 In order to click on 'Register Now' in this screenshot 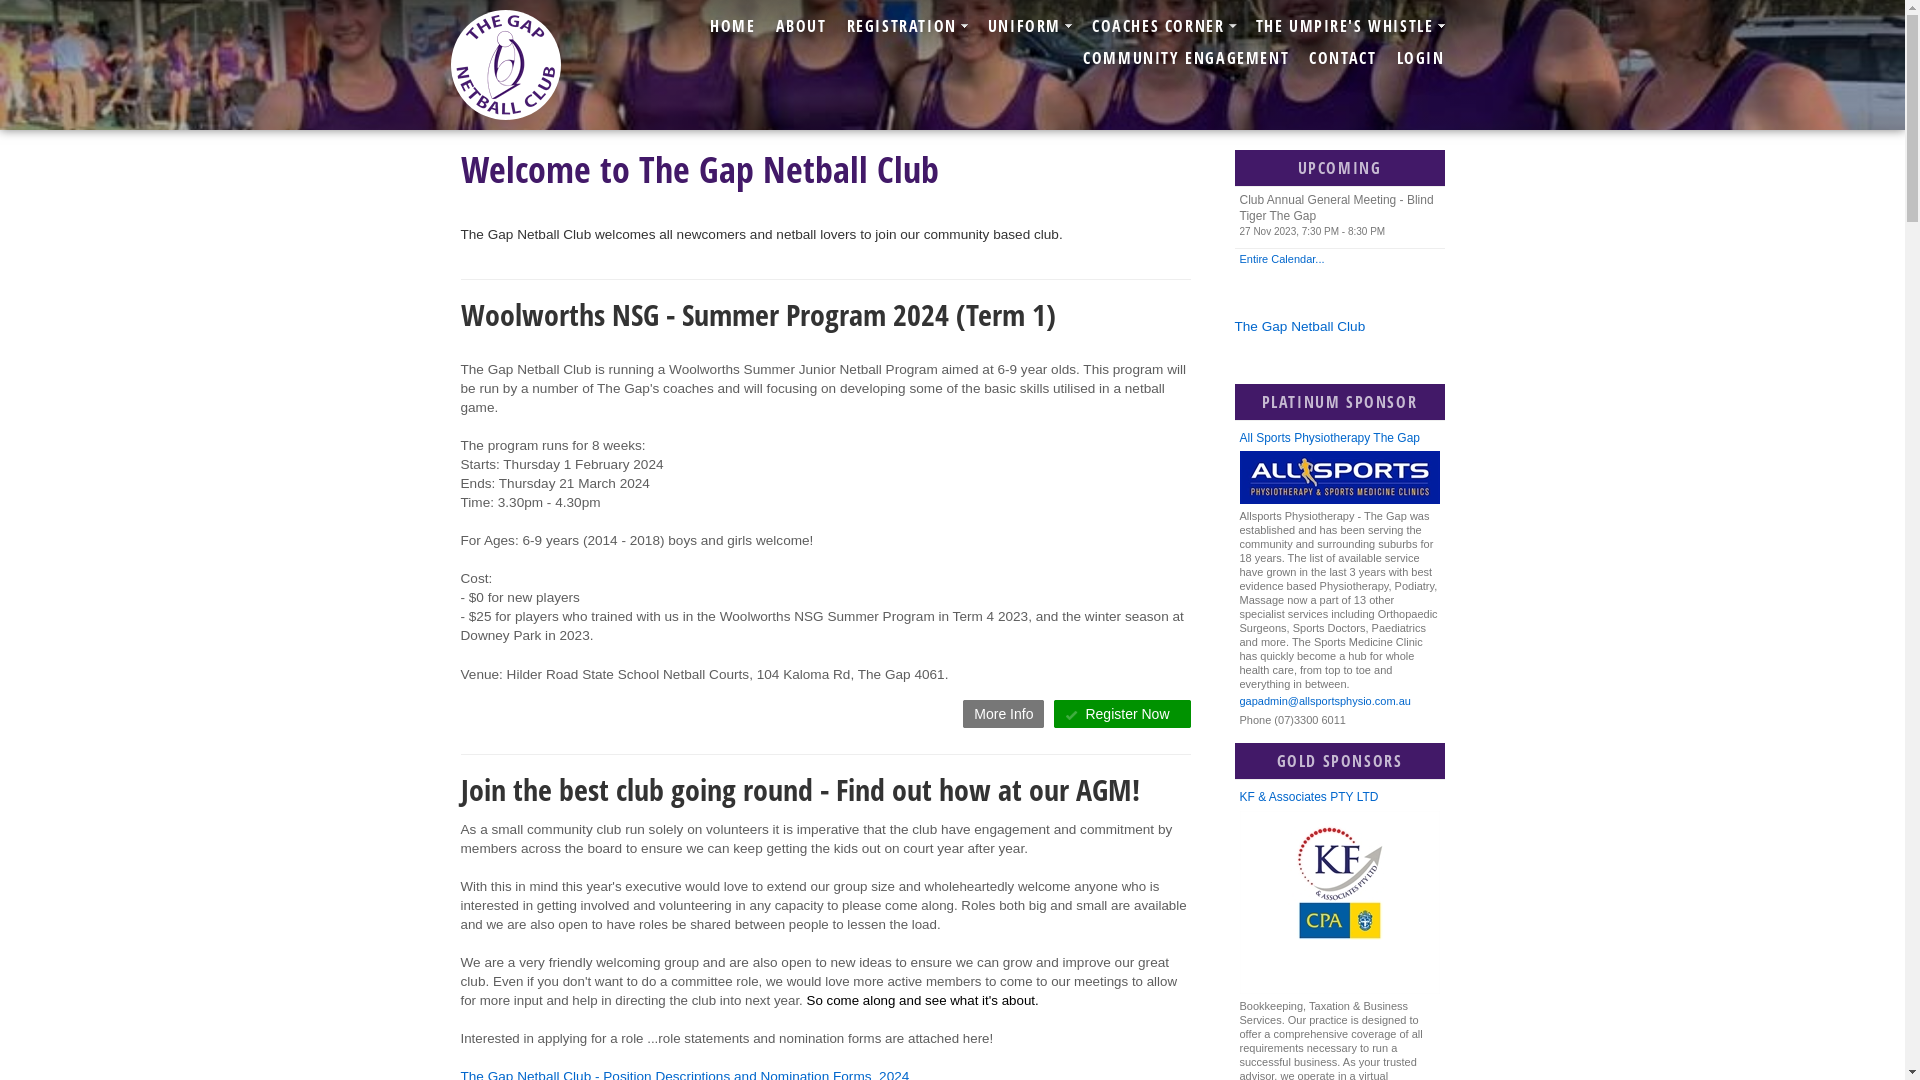, I will do `click(1122, 712)`.